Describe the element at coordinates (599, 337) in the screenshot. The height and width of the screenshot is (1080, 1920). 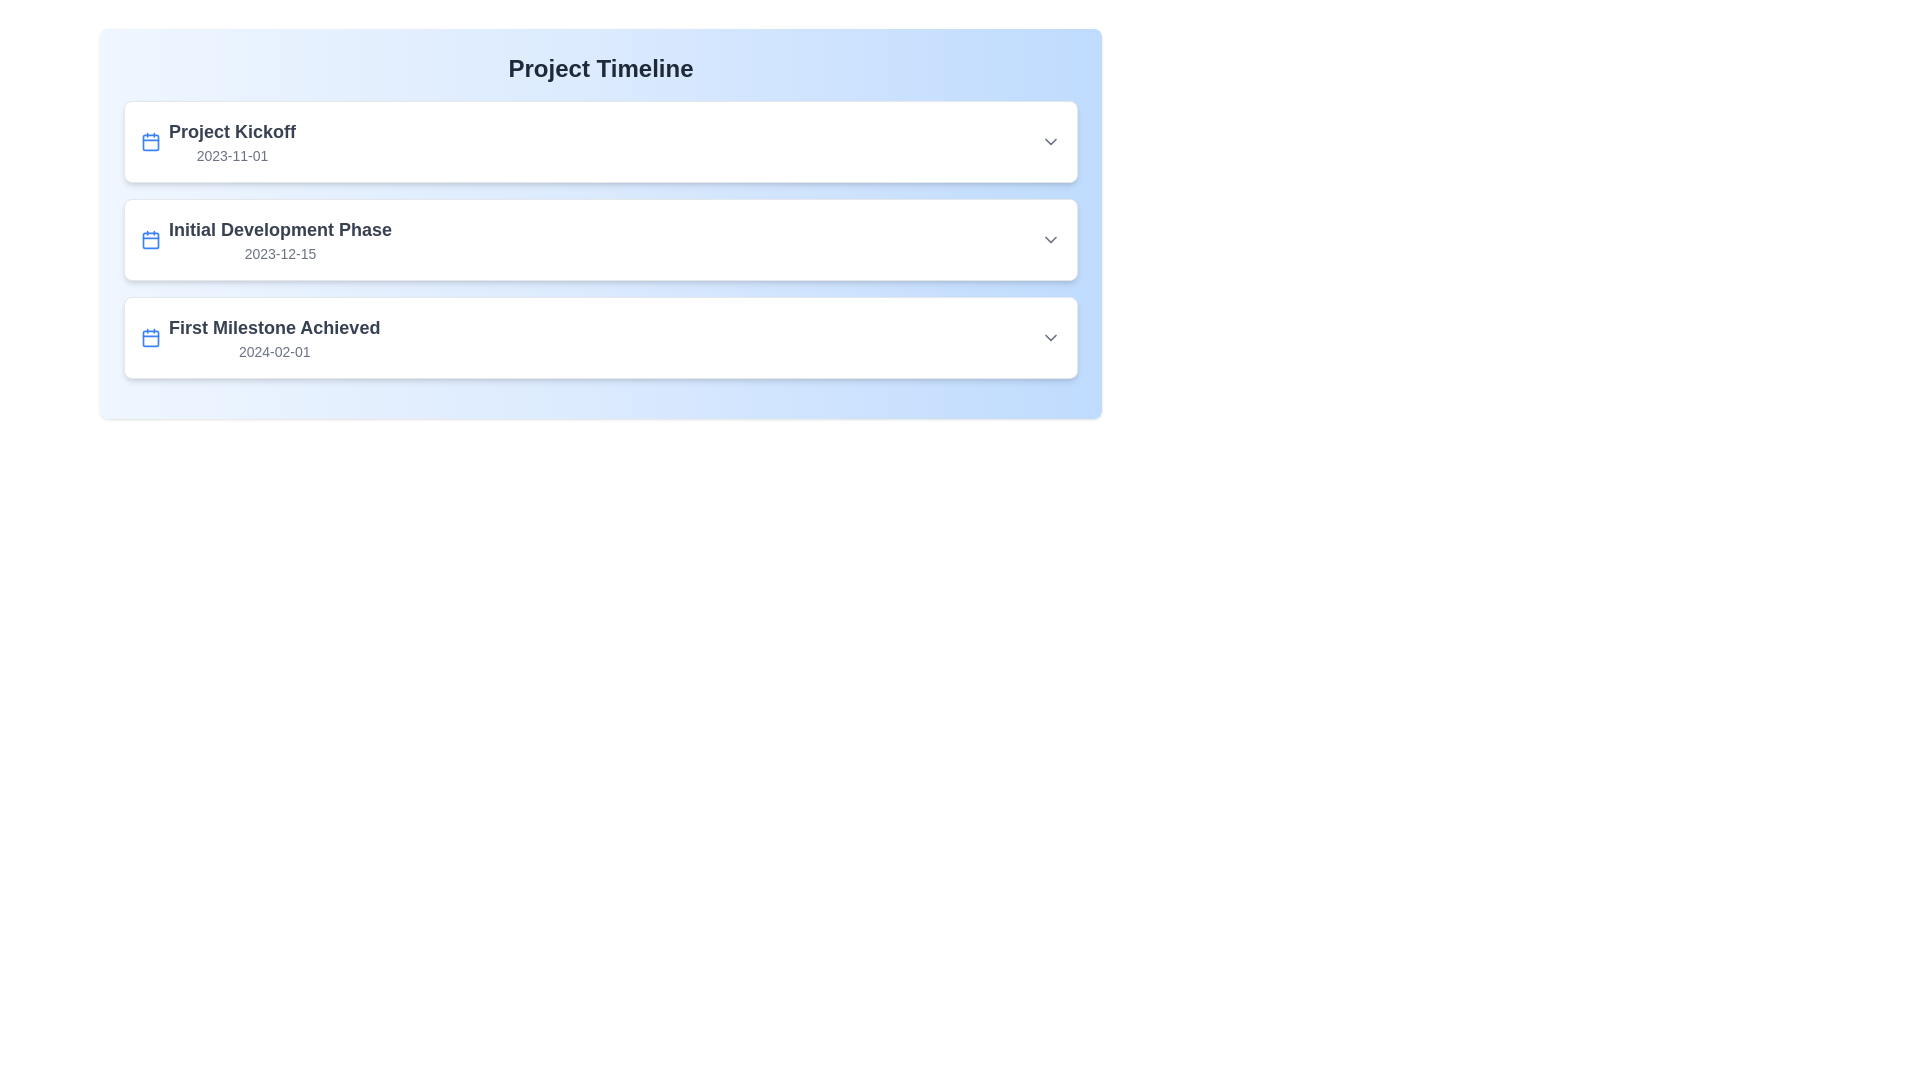
I see `the third Timeline Item` at that location.